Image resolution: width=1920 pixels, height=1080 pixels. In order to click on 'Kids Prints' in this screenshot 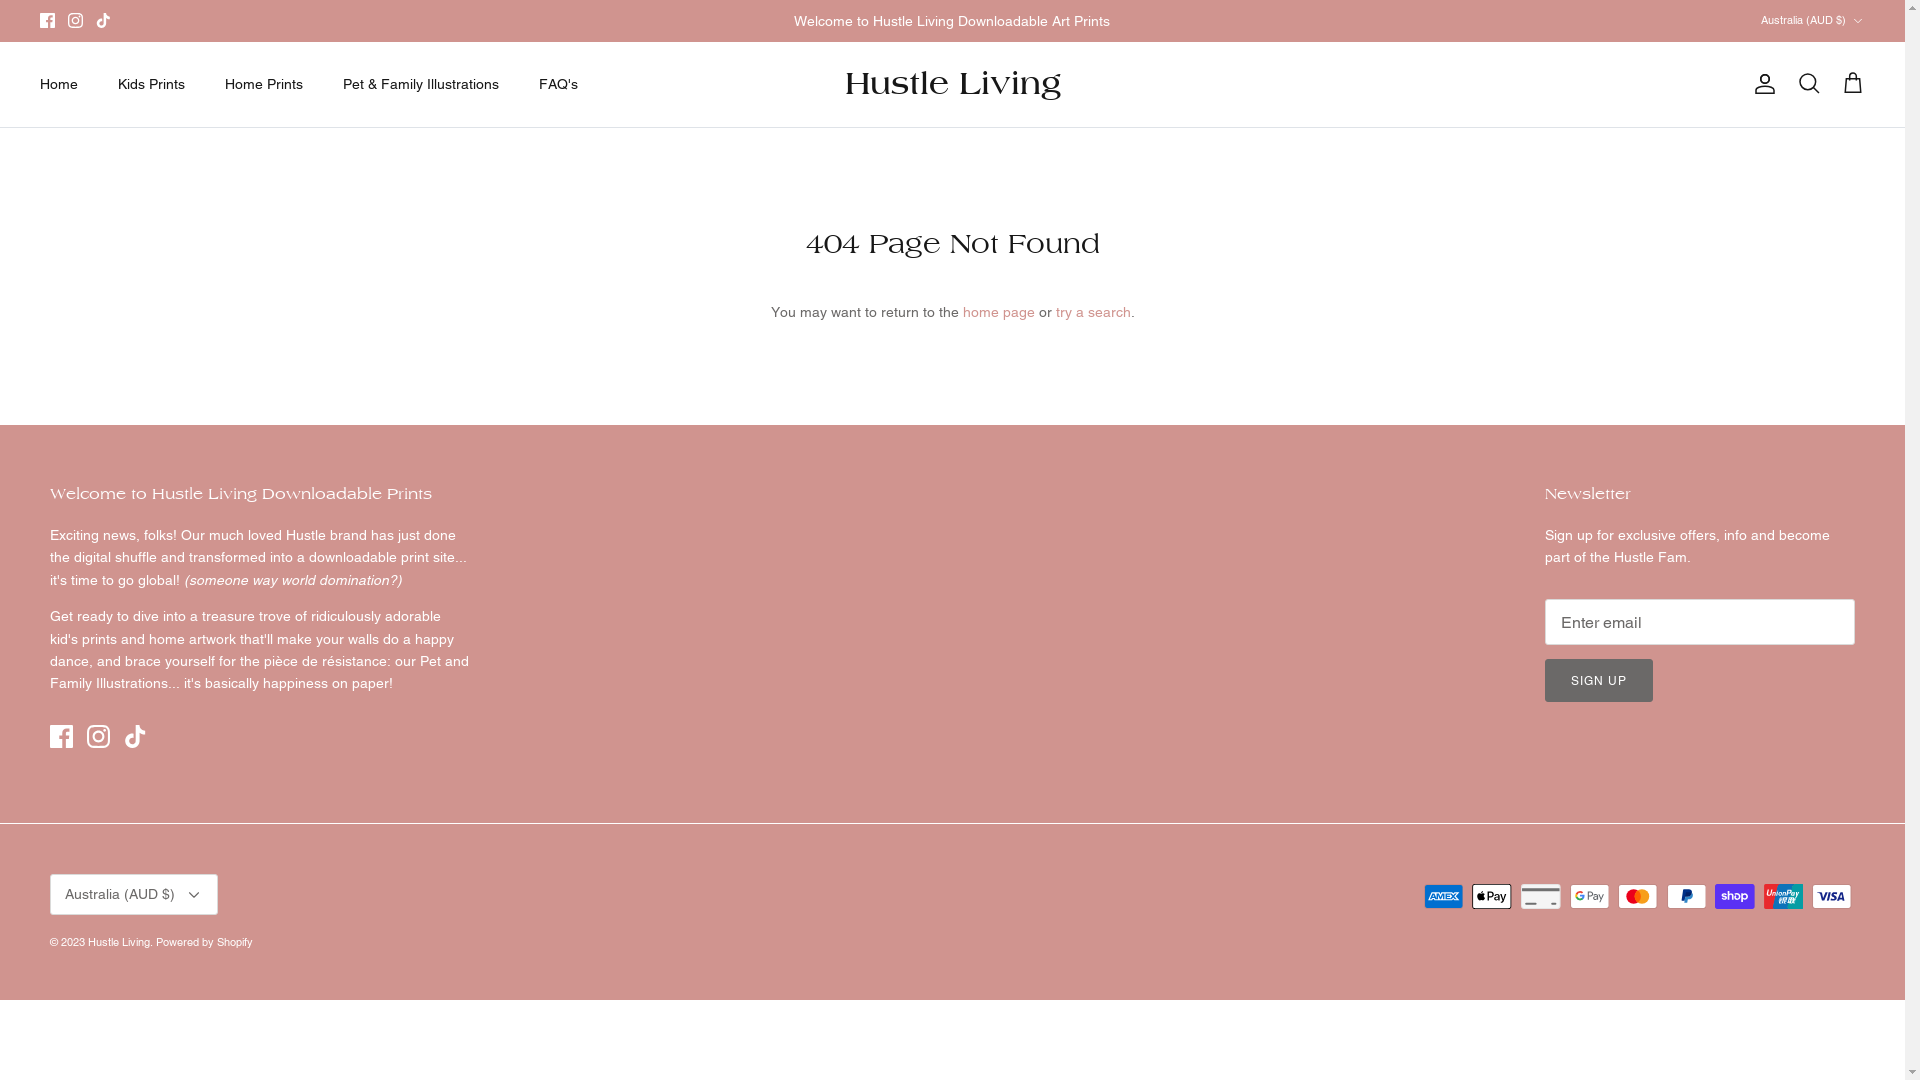, I will do `click(150, 83)`.